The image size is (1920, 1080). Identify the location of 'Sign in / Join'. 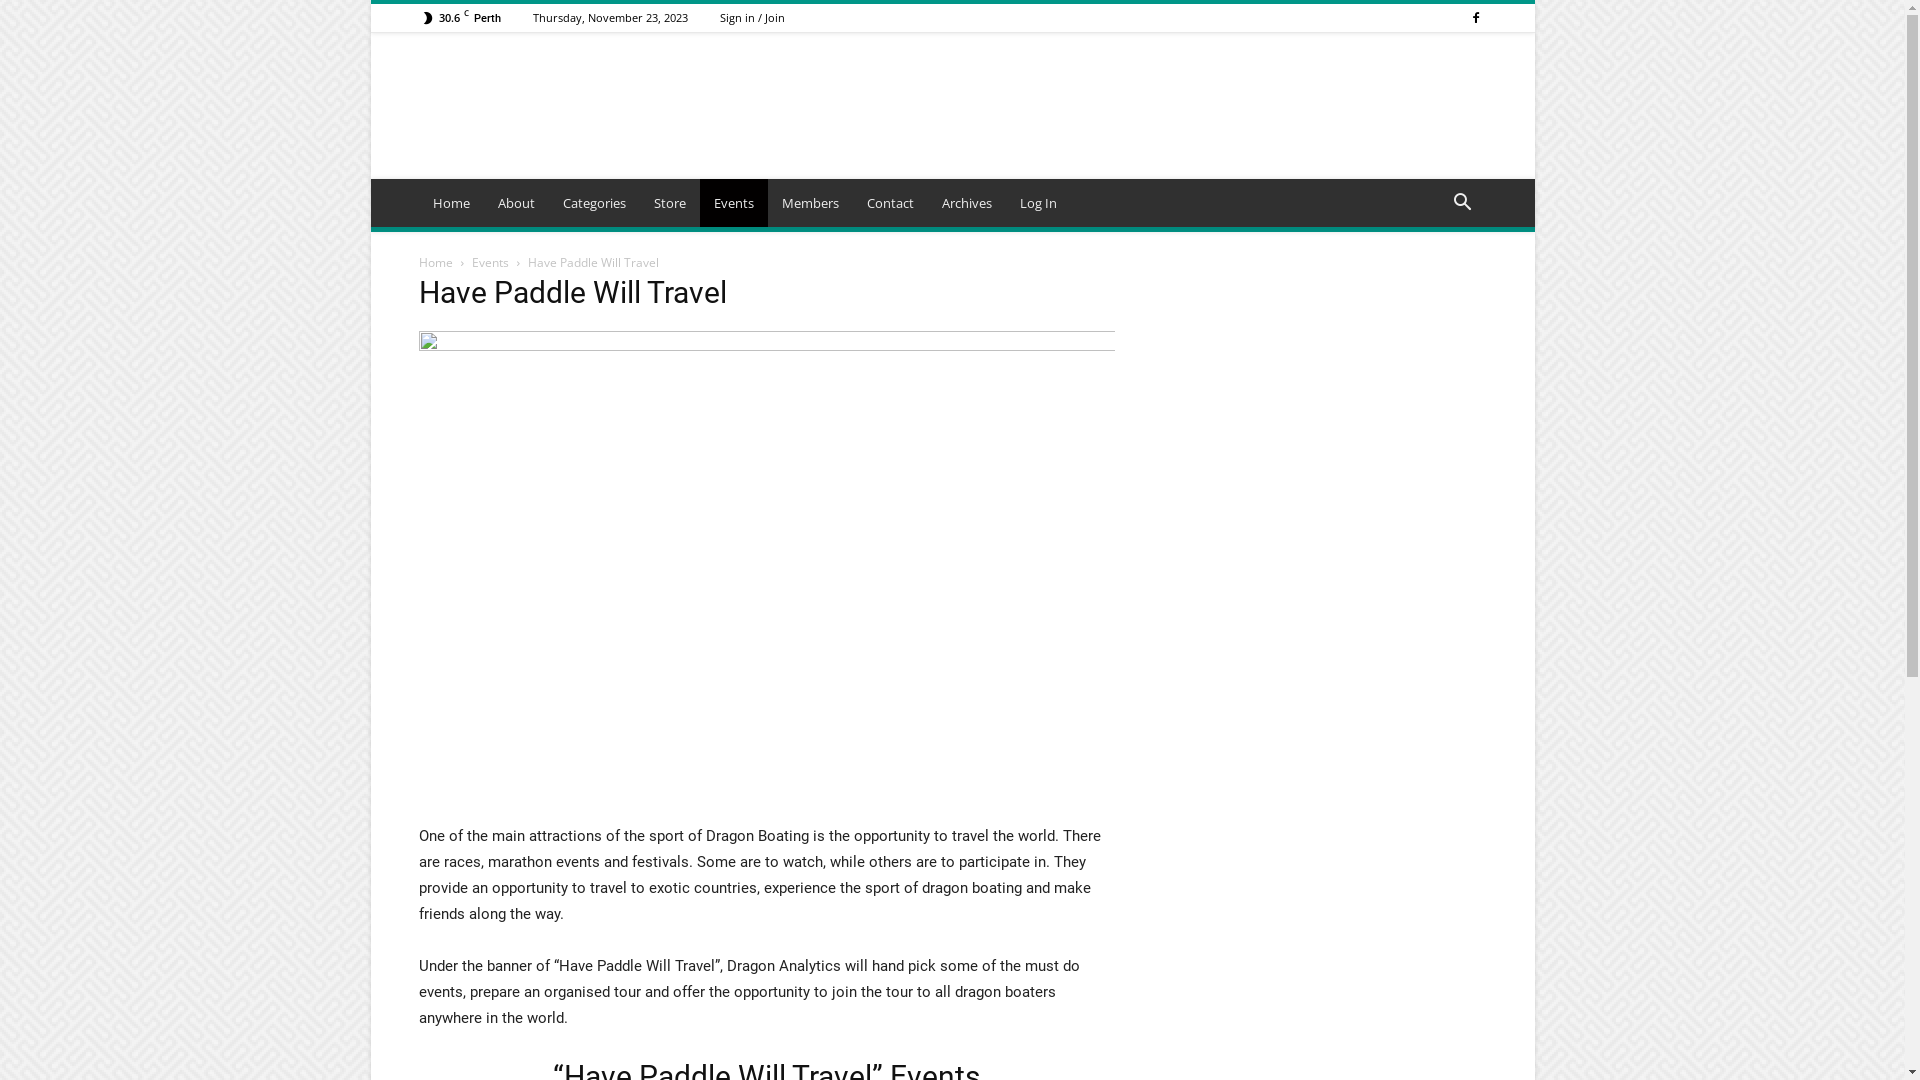
(751, 17).